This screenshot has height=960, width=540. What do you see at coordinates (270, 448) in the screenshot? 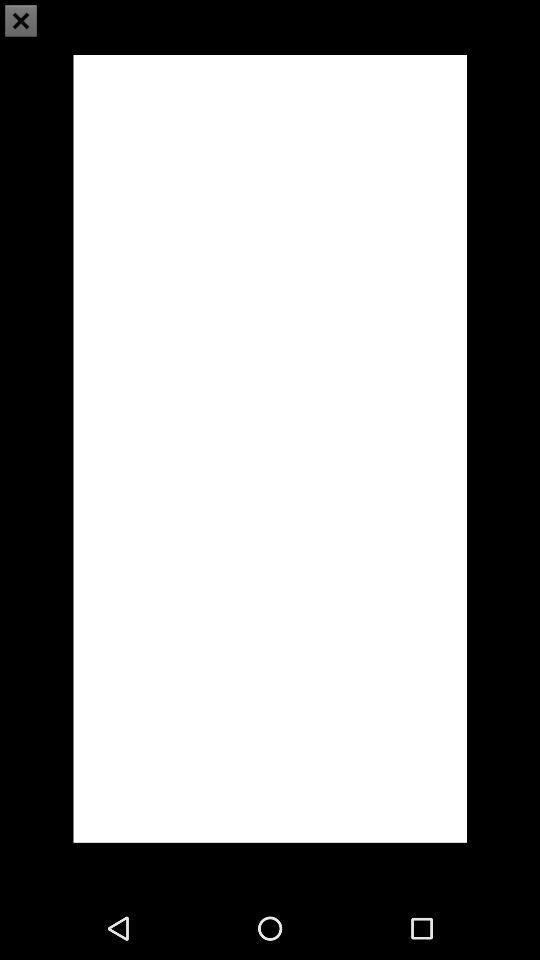
I see `the icon at the center` at bounding box center [270, 448].